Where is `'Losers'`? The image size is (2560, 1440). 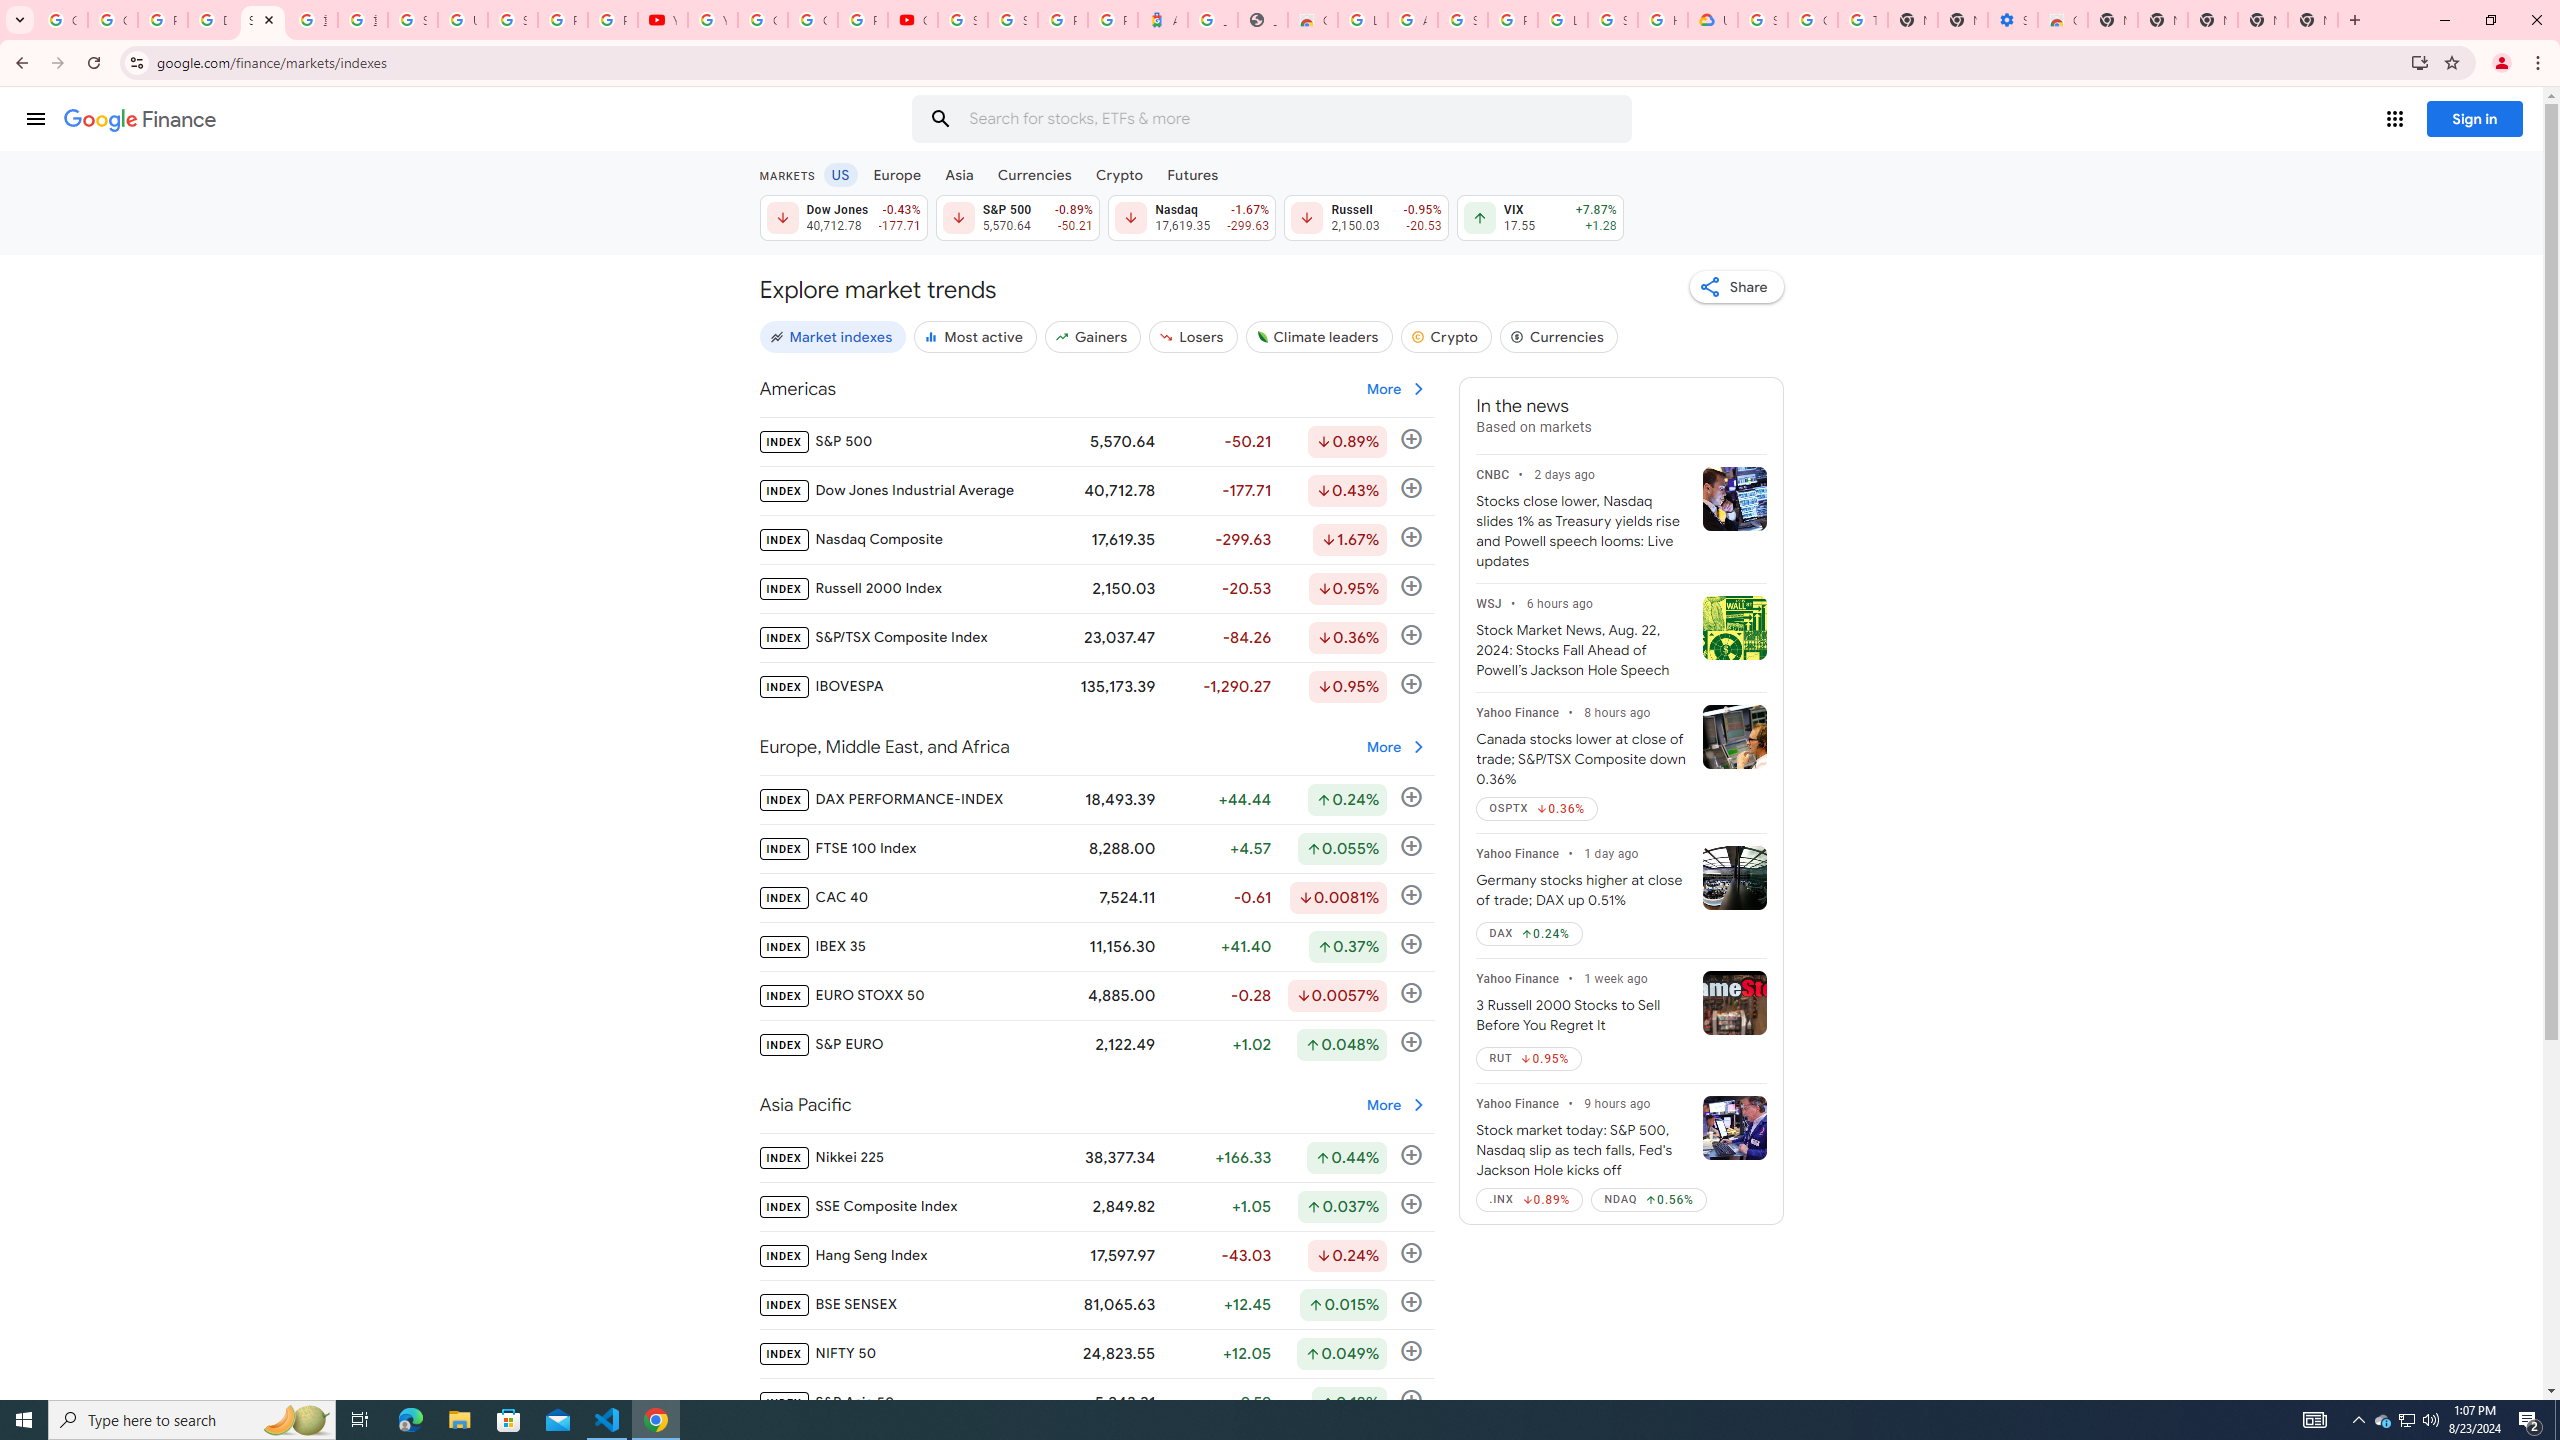 'Losers' is located at coordinates (1194, 336).